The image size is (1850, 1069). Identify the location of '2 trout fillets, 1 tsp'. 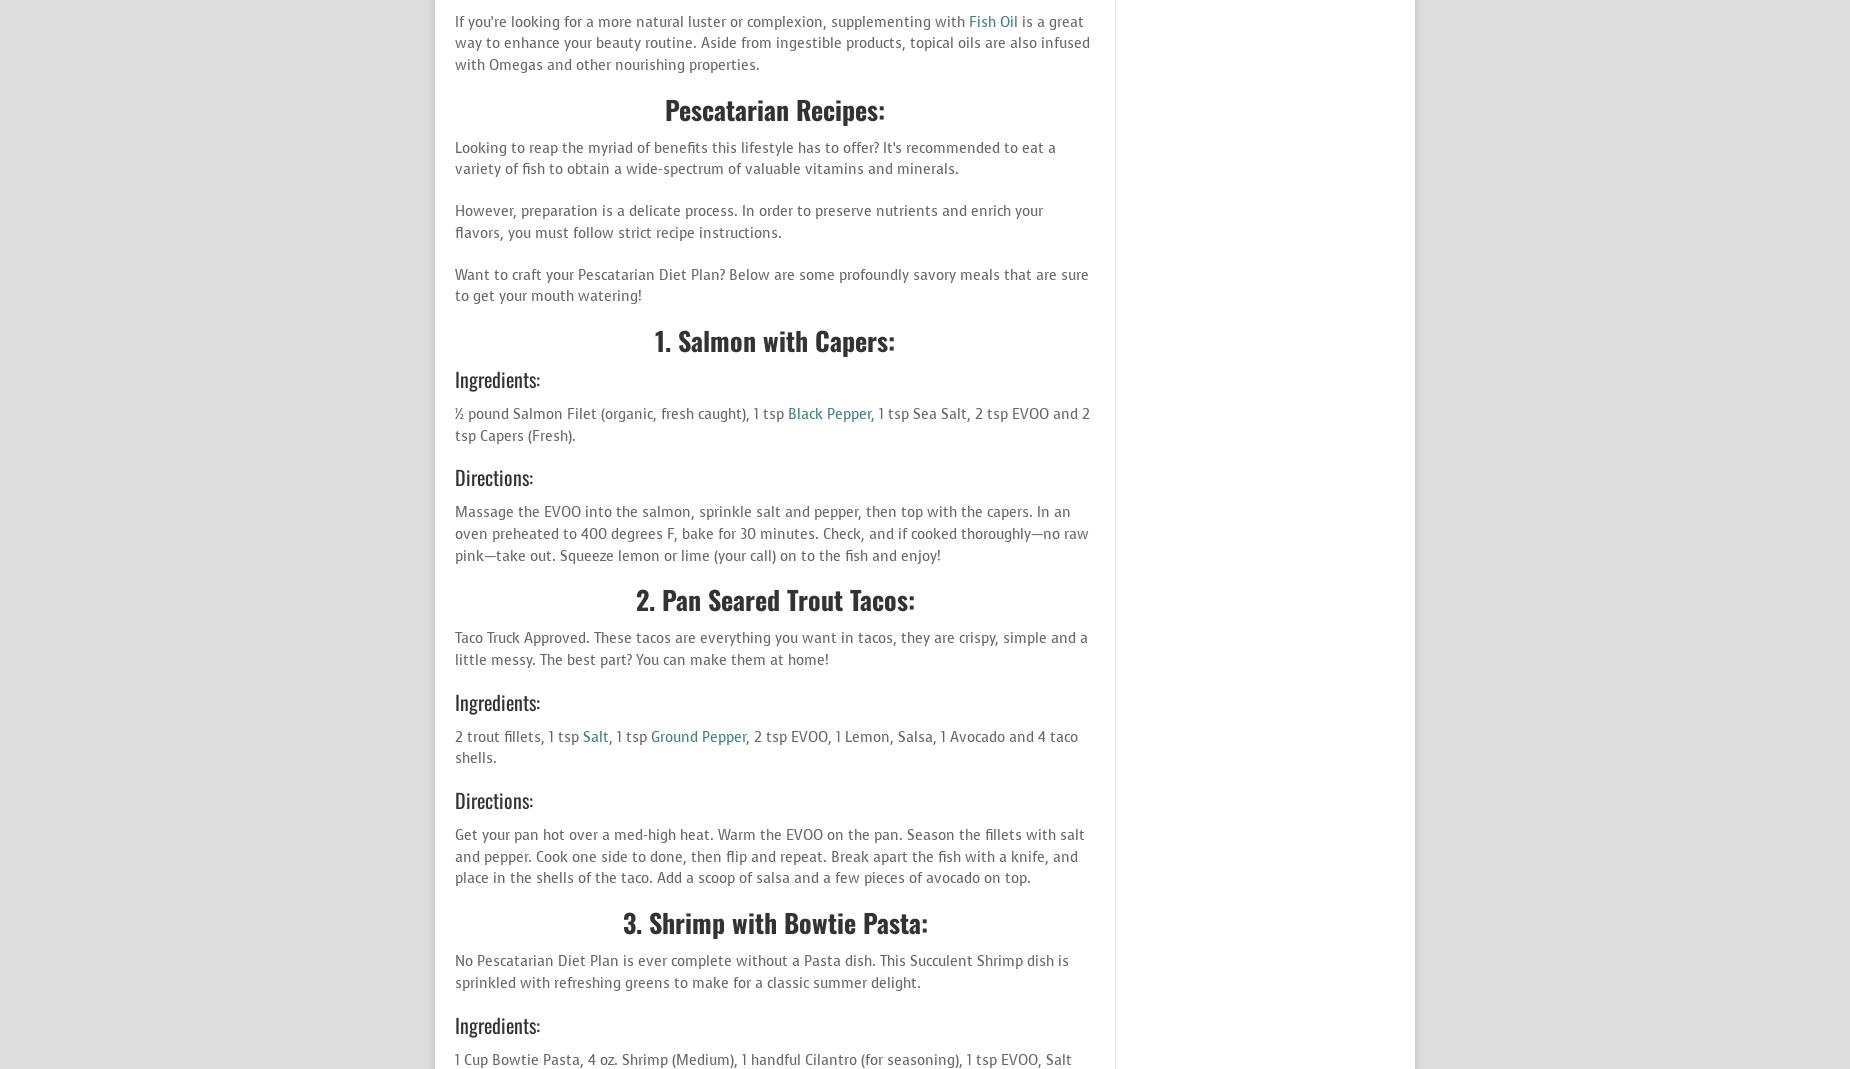
(518, 735).